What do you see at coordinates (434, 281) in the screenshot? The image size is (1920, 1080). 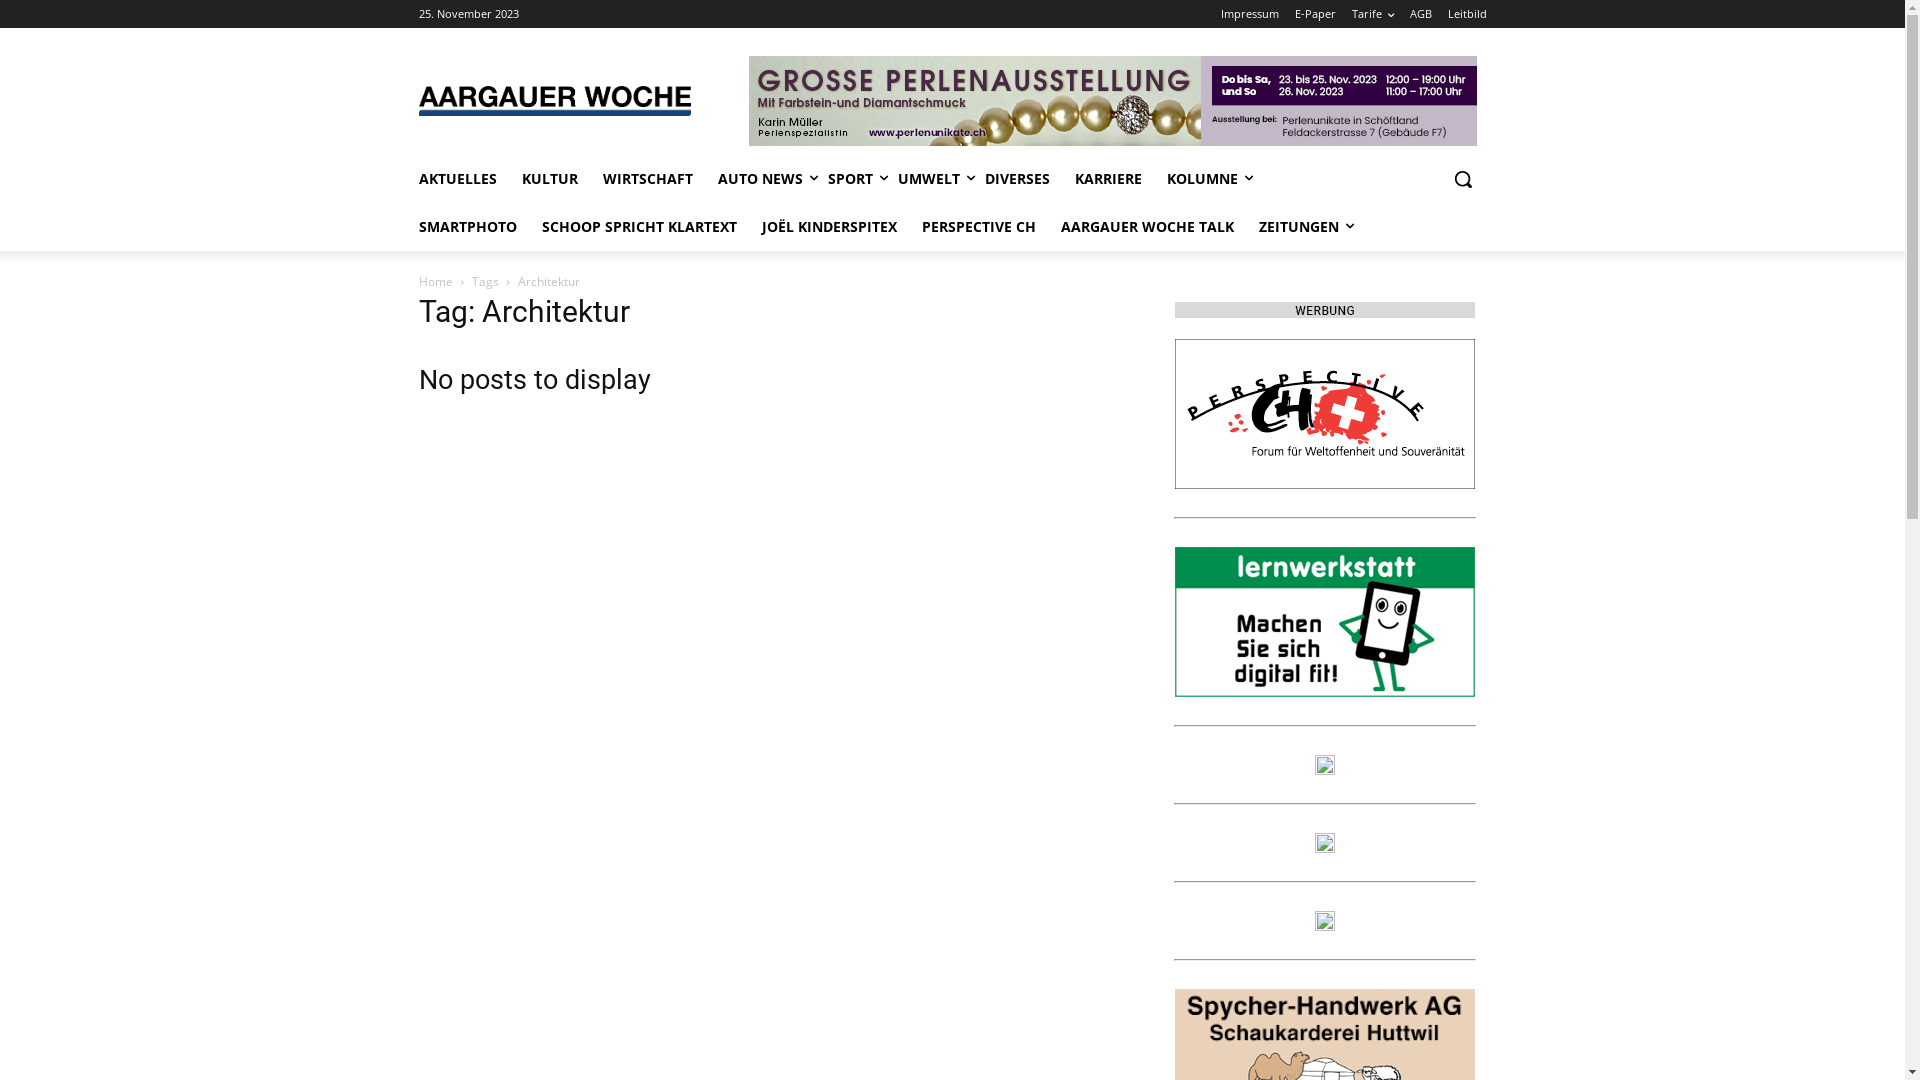 I see `'Home'` at bounding box center [434, 281].